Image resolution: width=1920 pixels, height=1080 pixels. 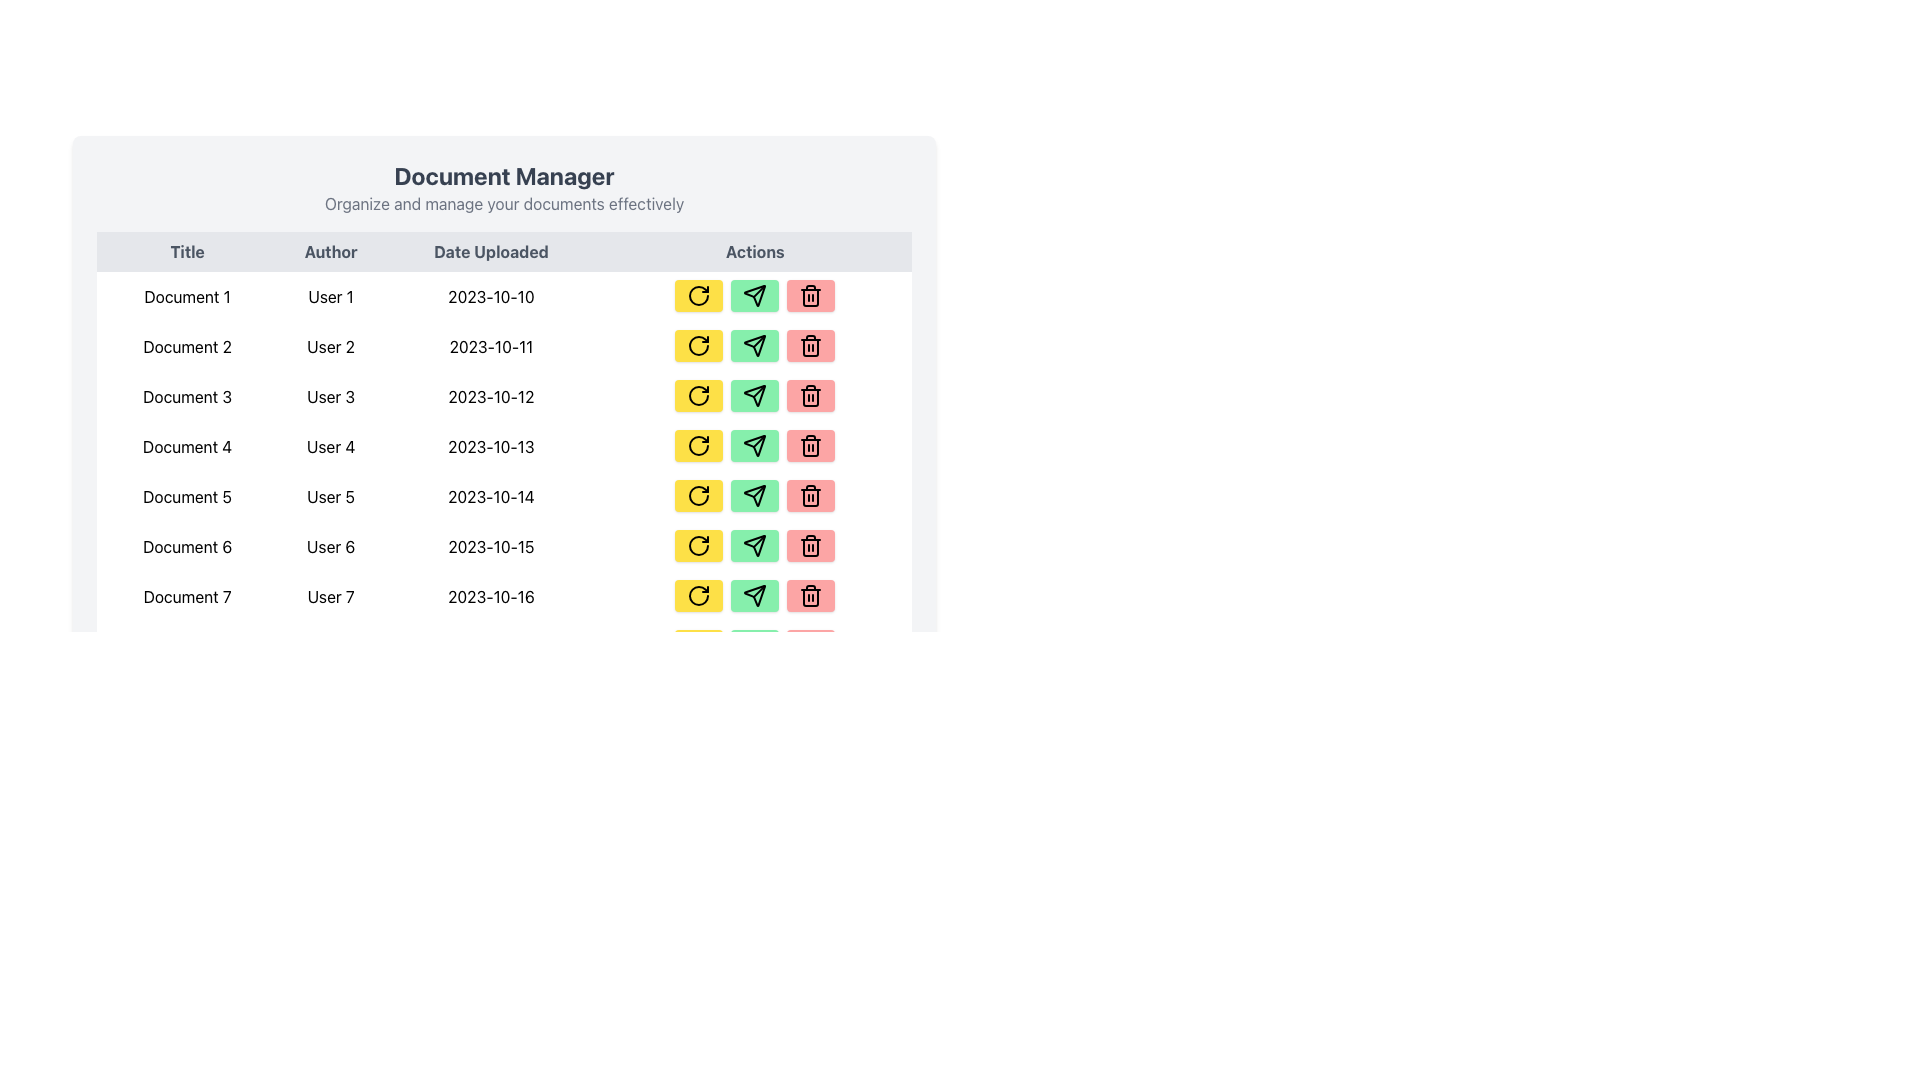 What do you see at coordinates (754, 250) in the screenshot?
I see `the text label 'Actions' which is the fourth header in the table, styled with a gray background and bold dark font` at bounding box center [754, 250].